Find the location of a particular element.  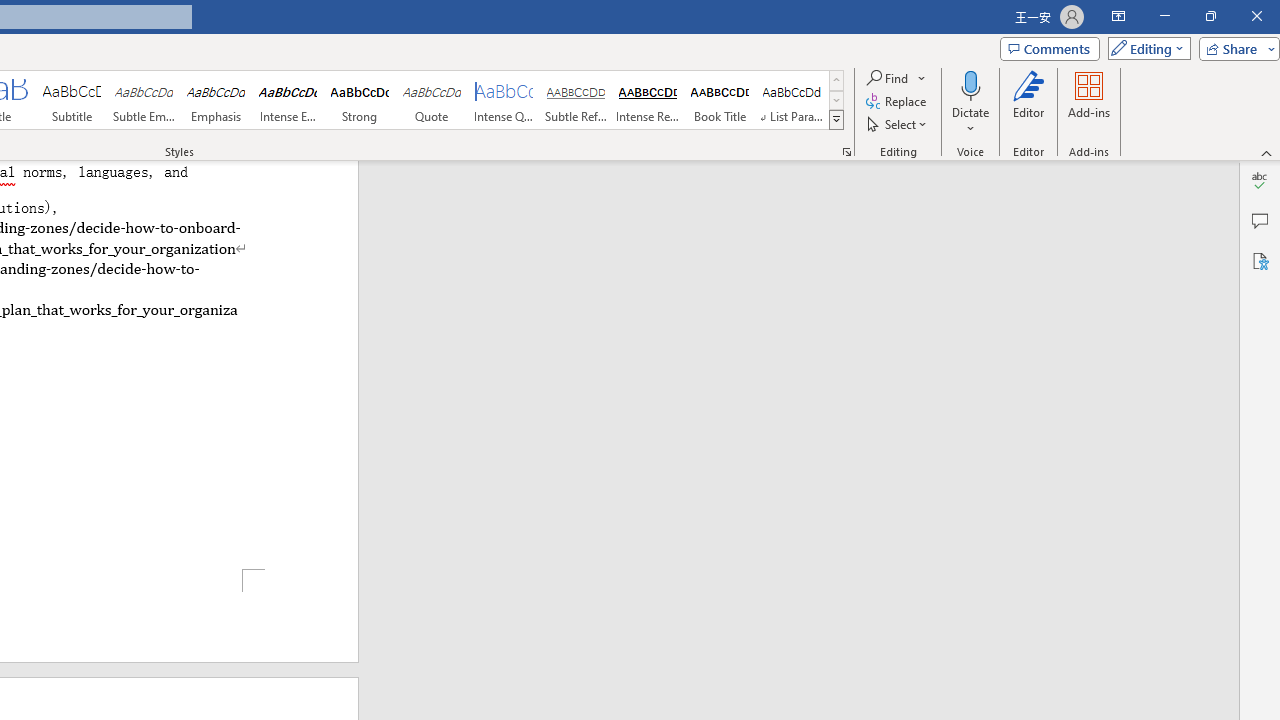

'Book Title' is located at coordinates (720, 100).